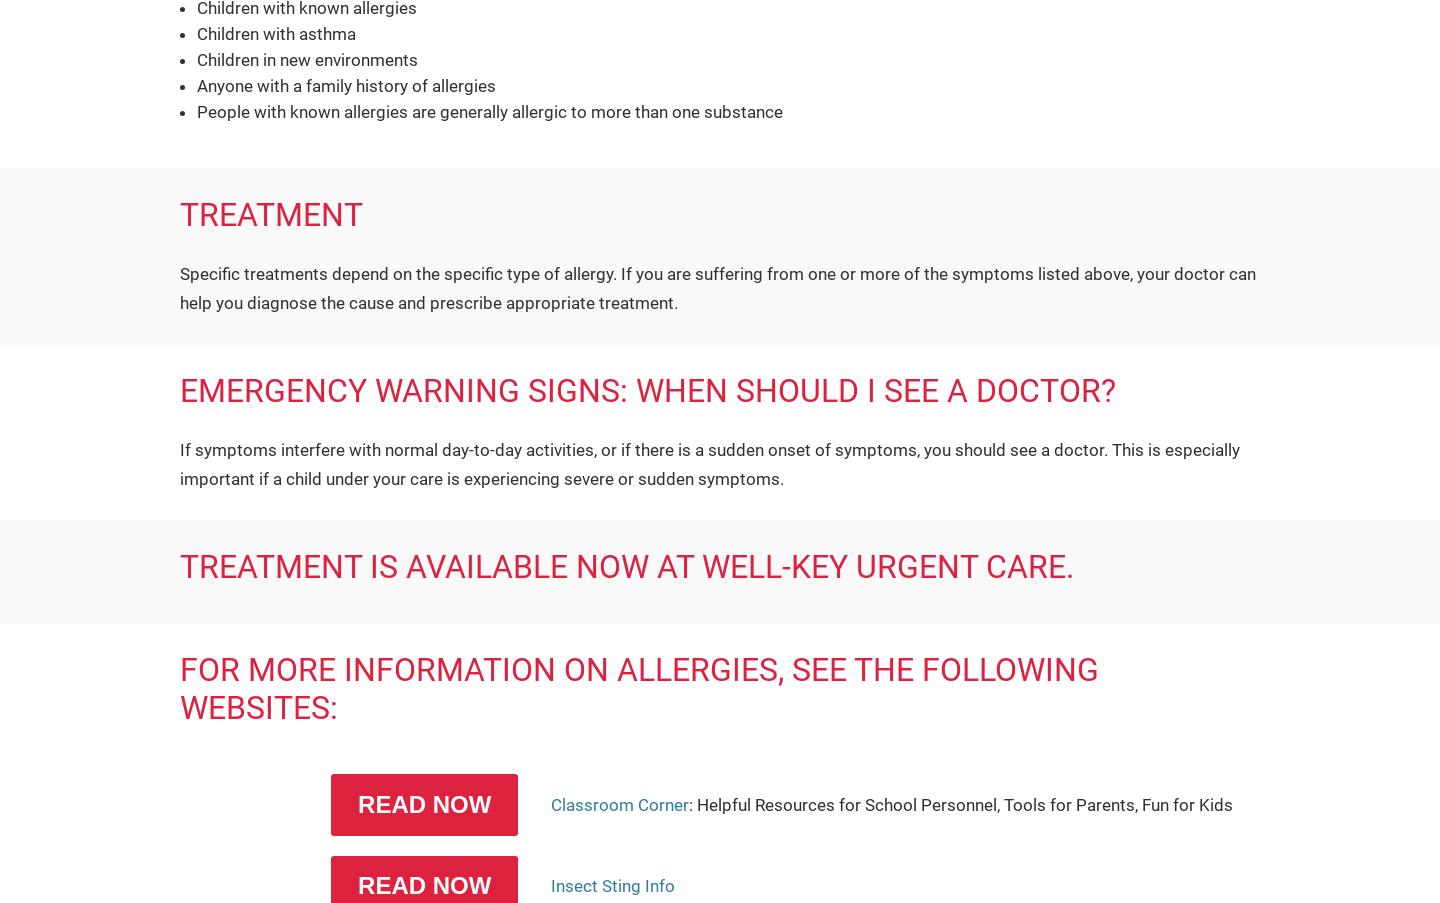 Image resolution: width=1440 pixels, height=903 pixels. What do you see at coordinates (625, 565) in the screenshot?
I see `'TREATMENT IS AVAILABLE NOW AT WELL-KEY URGENT CARE.'` at bounding box center [625, 565].